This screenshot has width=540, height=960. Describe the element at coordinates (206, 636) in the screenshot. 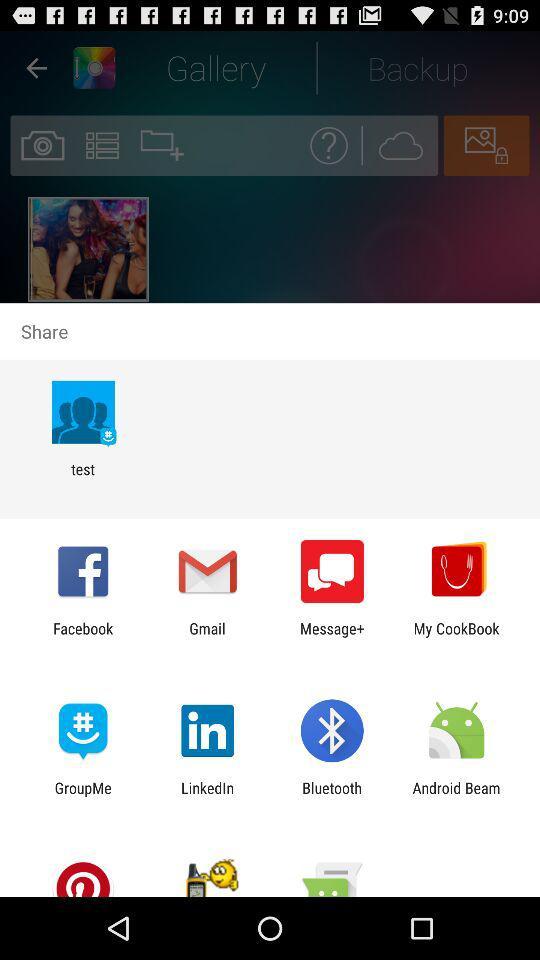

I see `app next to facebook app` at that location.